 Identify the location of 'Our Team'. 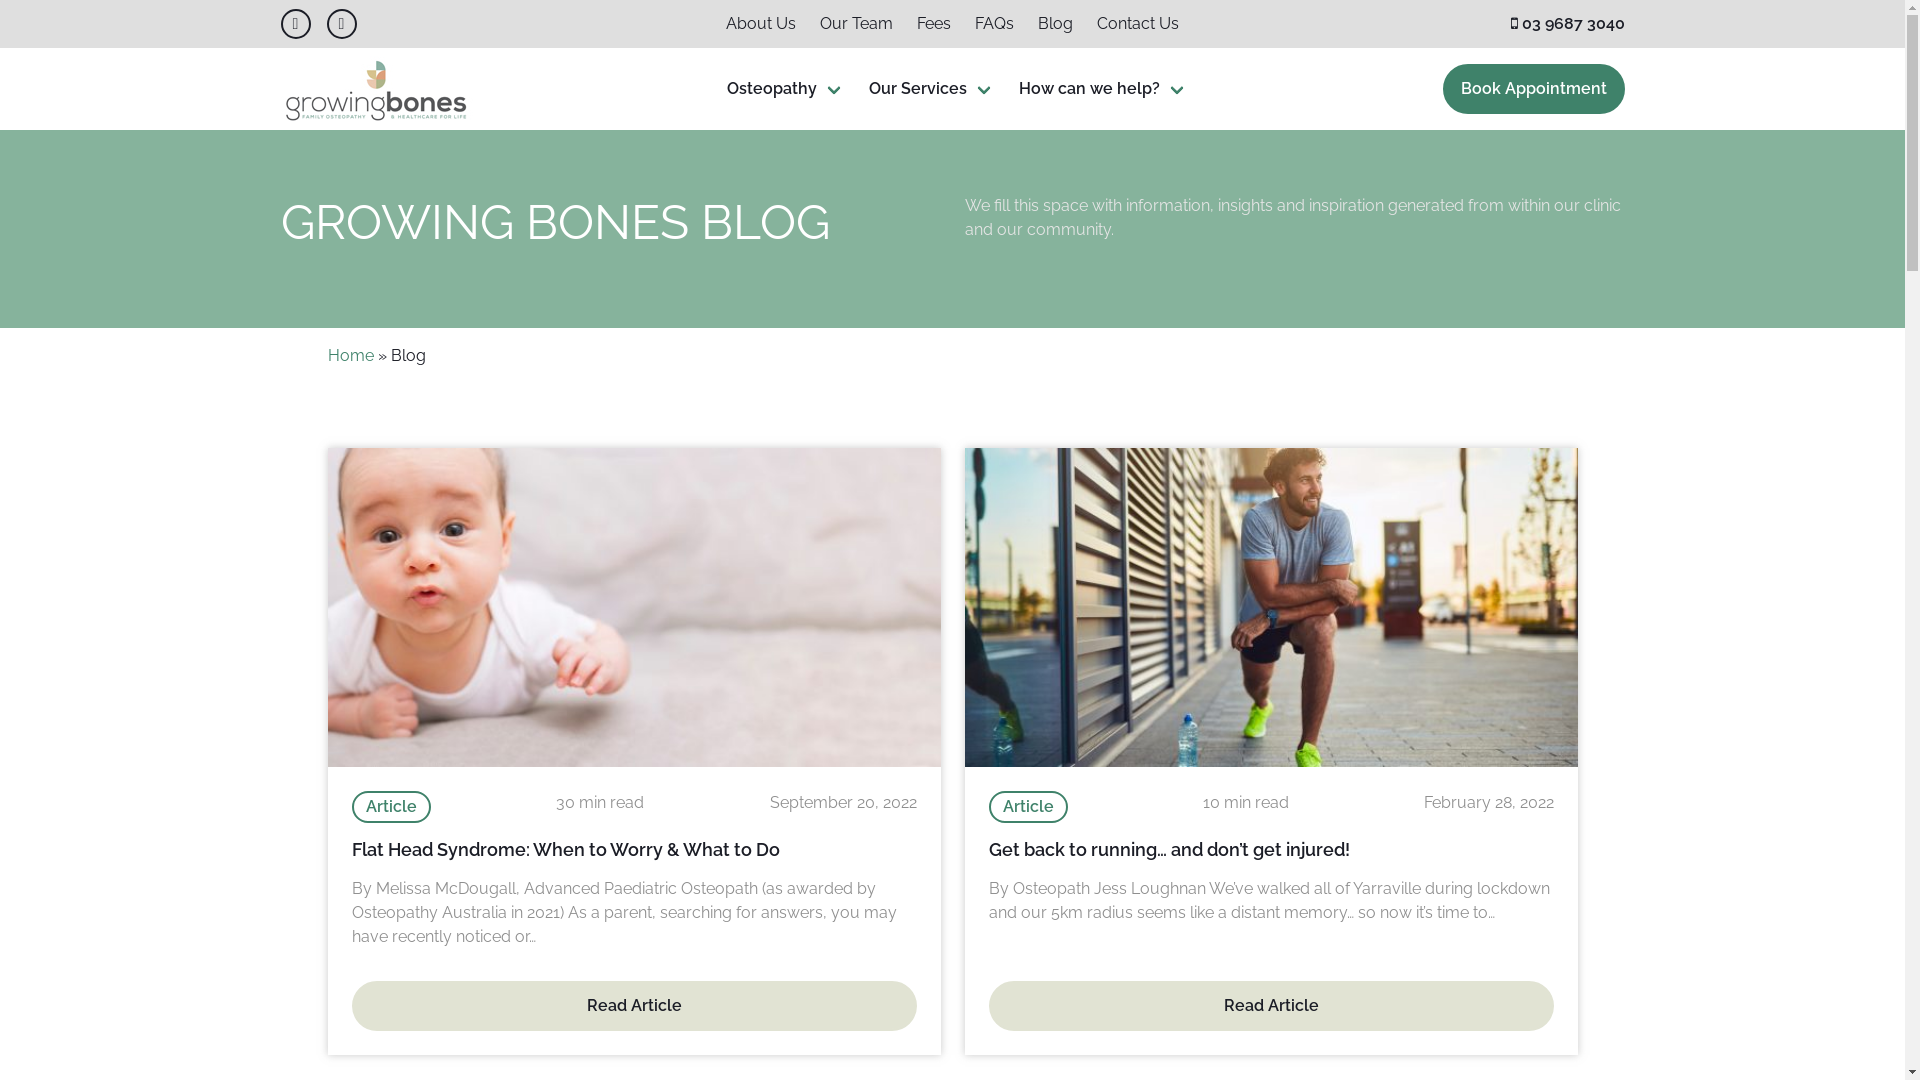
(856, 23).